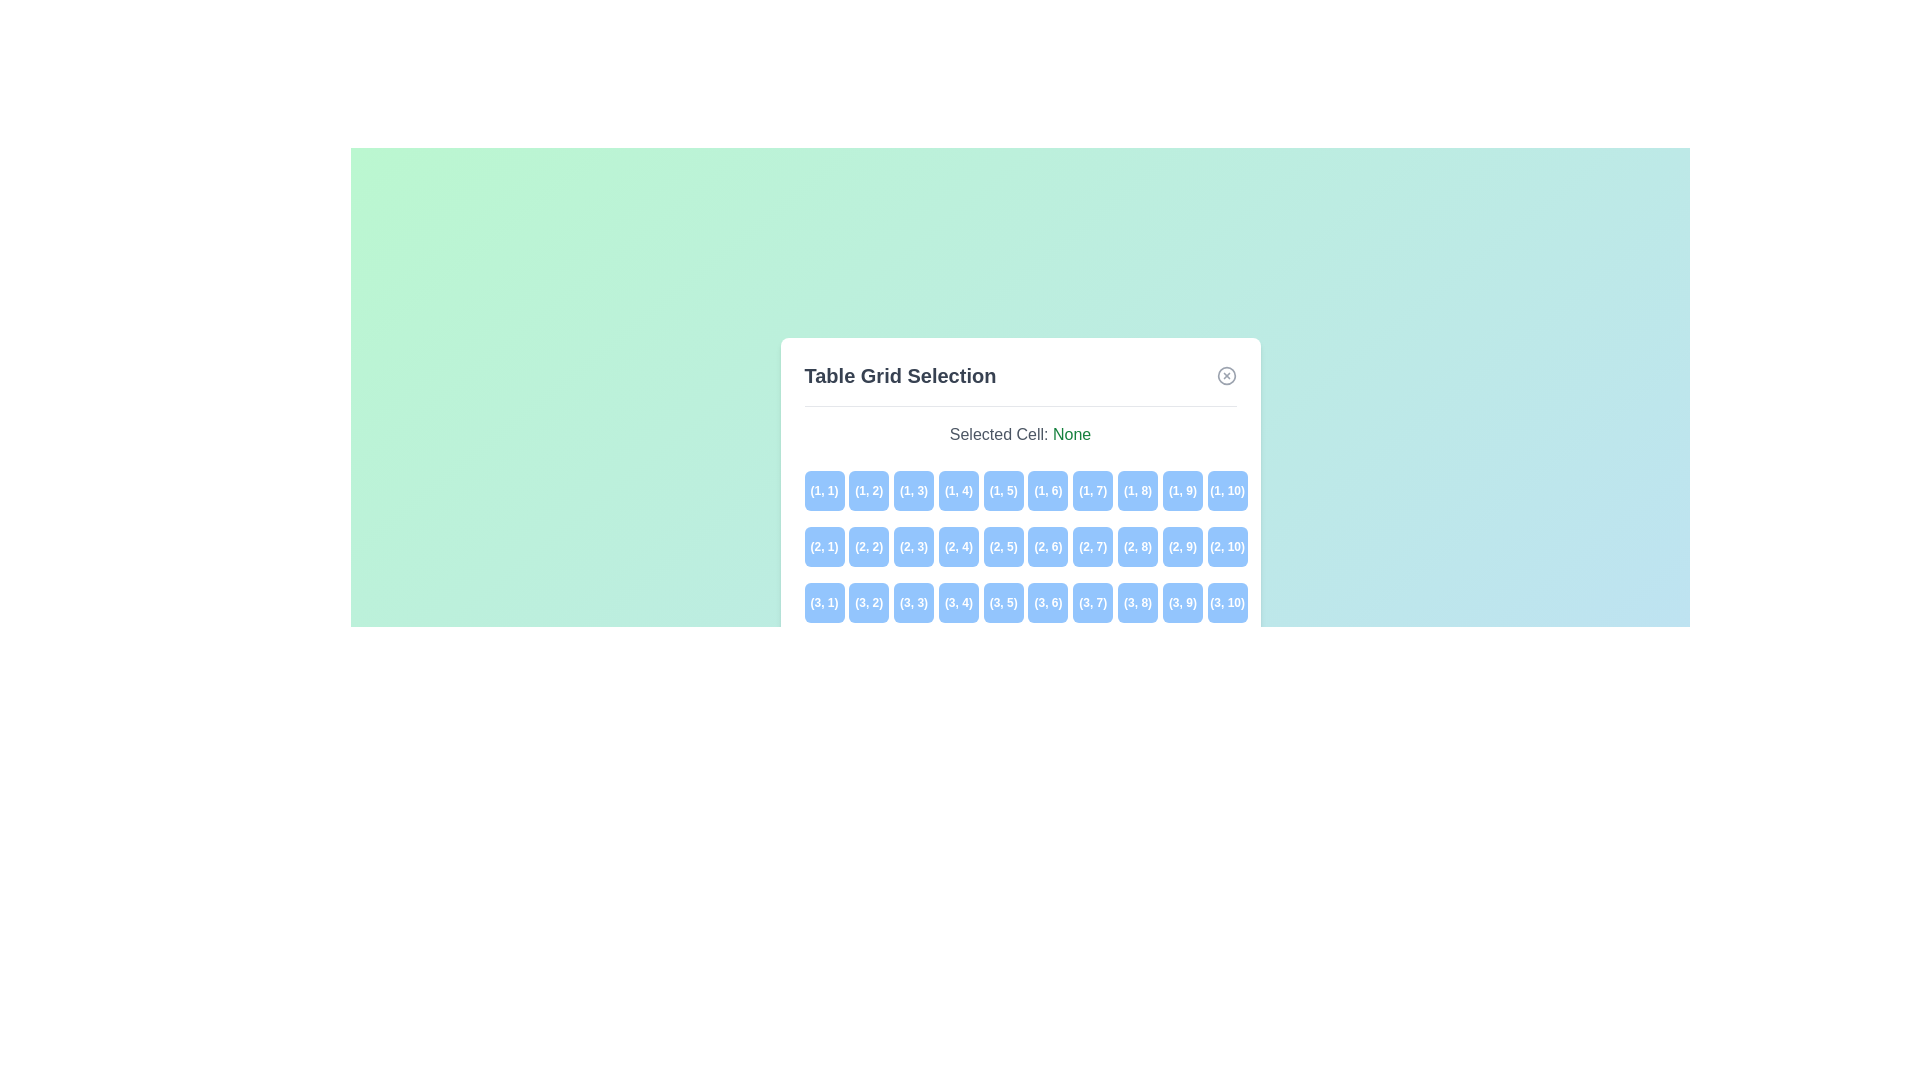 This screenshot has width=1920, height=1080. Describe the element at coordinates (1225, 375) in the screenshot. I see `the close button to close the dialog` at that location.